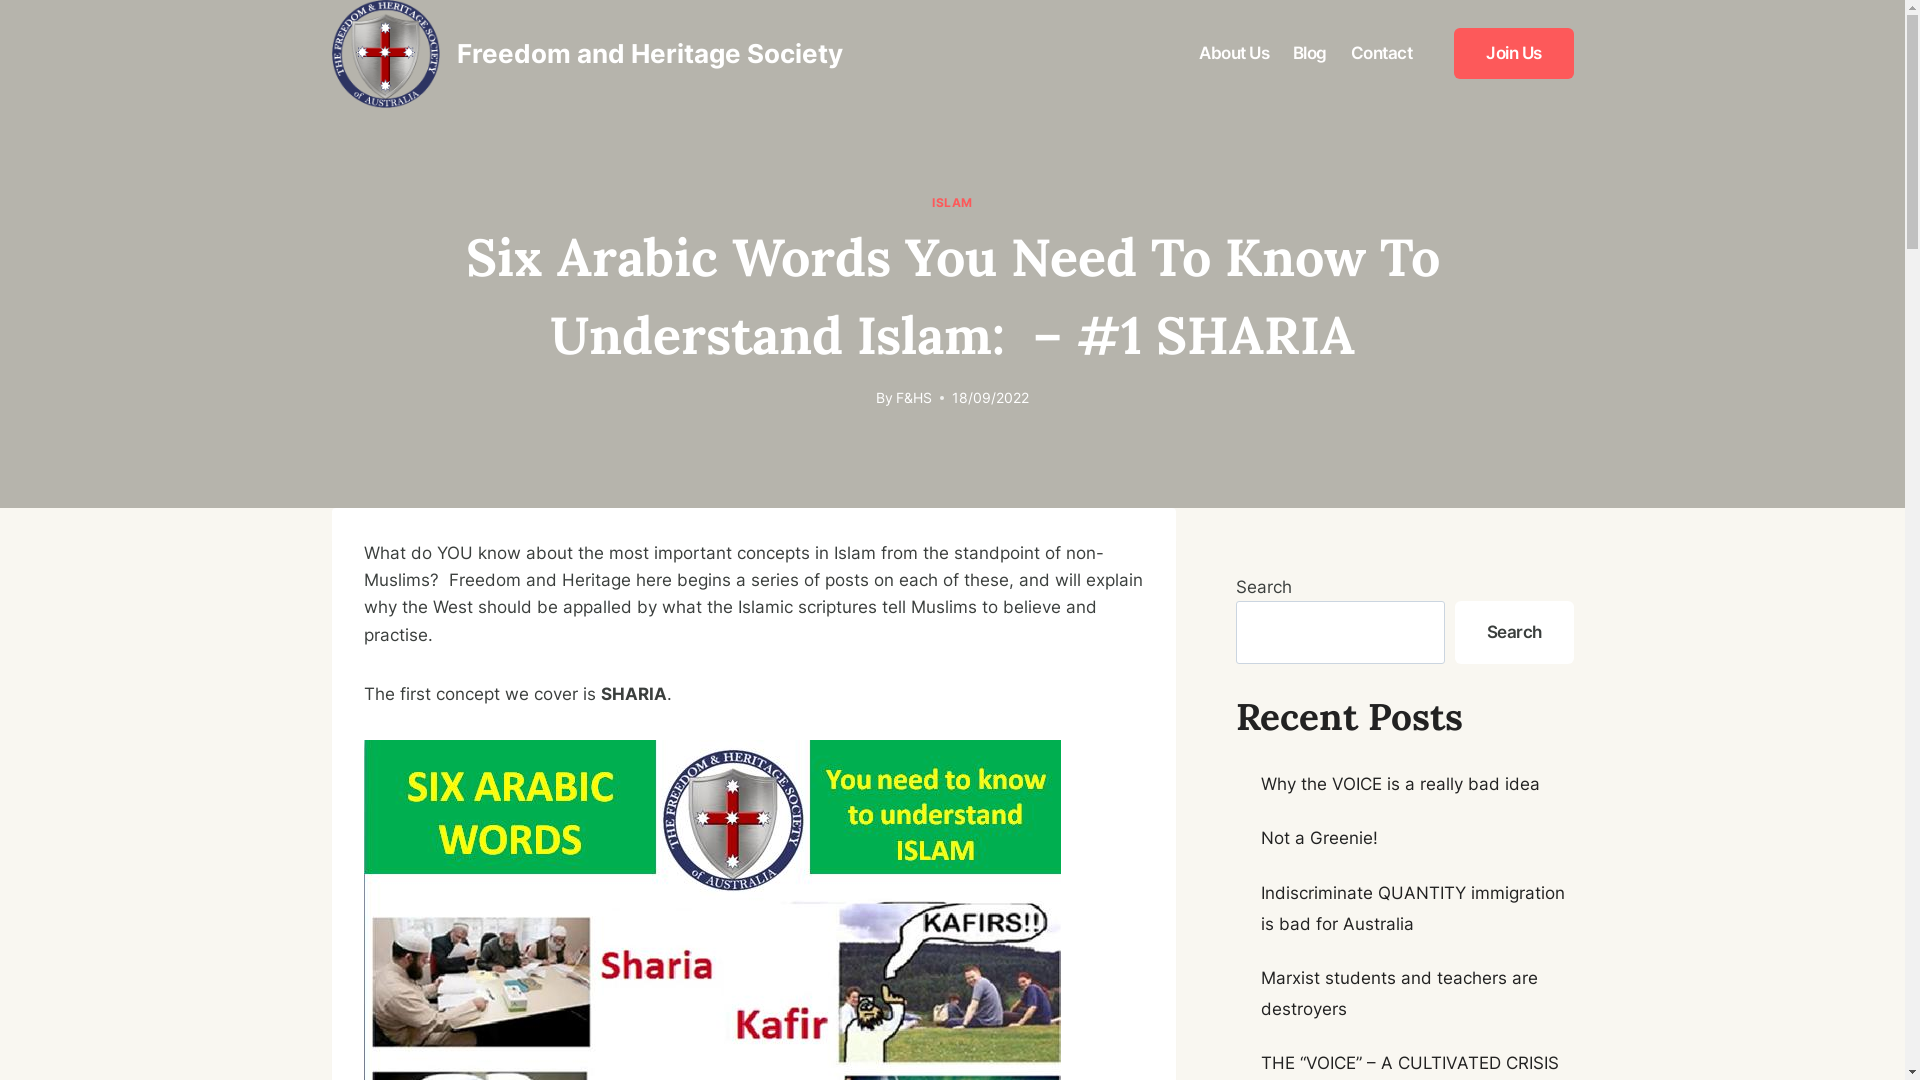 This screenshot has height=1080, width=1920. What do you see at coordinates (1398, 993) in the screenshot?
I see `'Marxist students and teachers are destroyers'` at bounding box center [1398, 993].